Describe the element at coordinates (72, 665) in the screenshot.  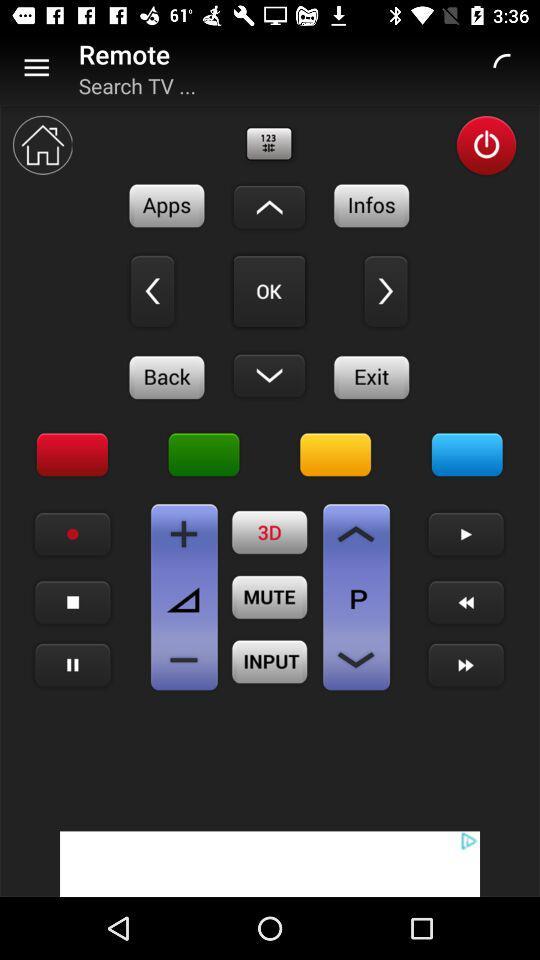
I see `pause` at that location.